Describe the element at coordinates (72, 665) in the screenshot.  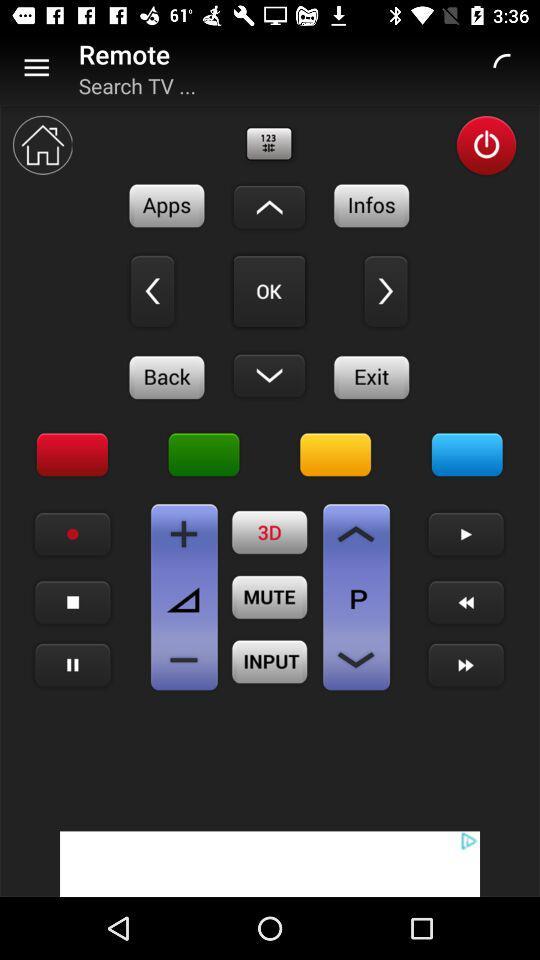
I see `pause` at that location.